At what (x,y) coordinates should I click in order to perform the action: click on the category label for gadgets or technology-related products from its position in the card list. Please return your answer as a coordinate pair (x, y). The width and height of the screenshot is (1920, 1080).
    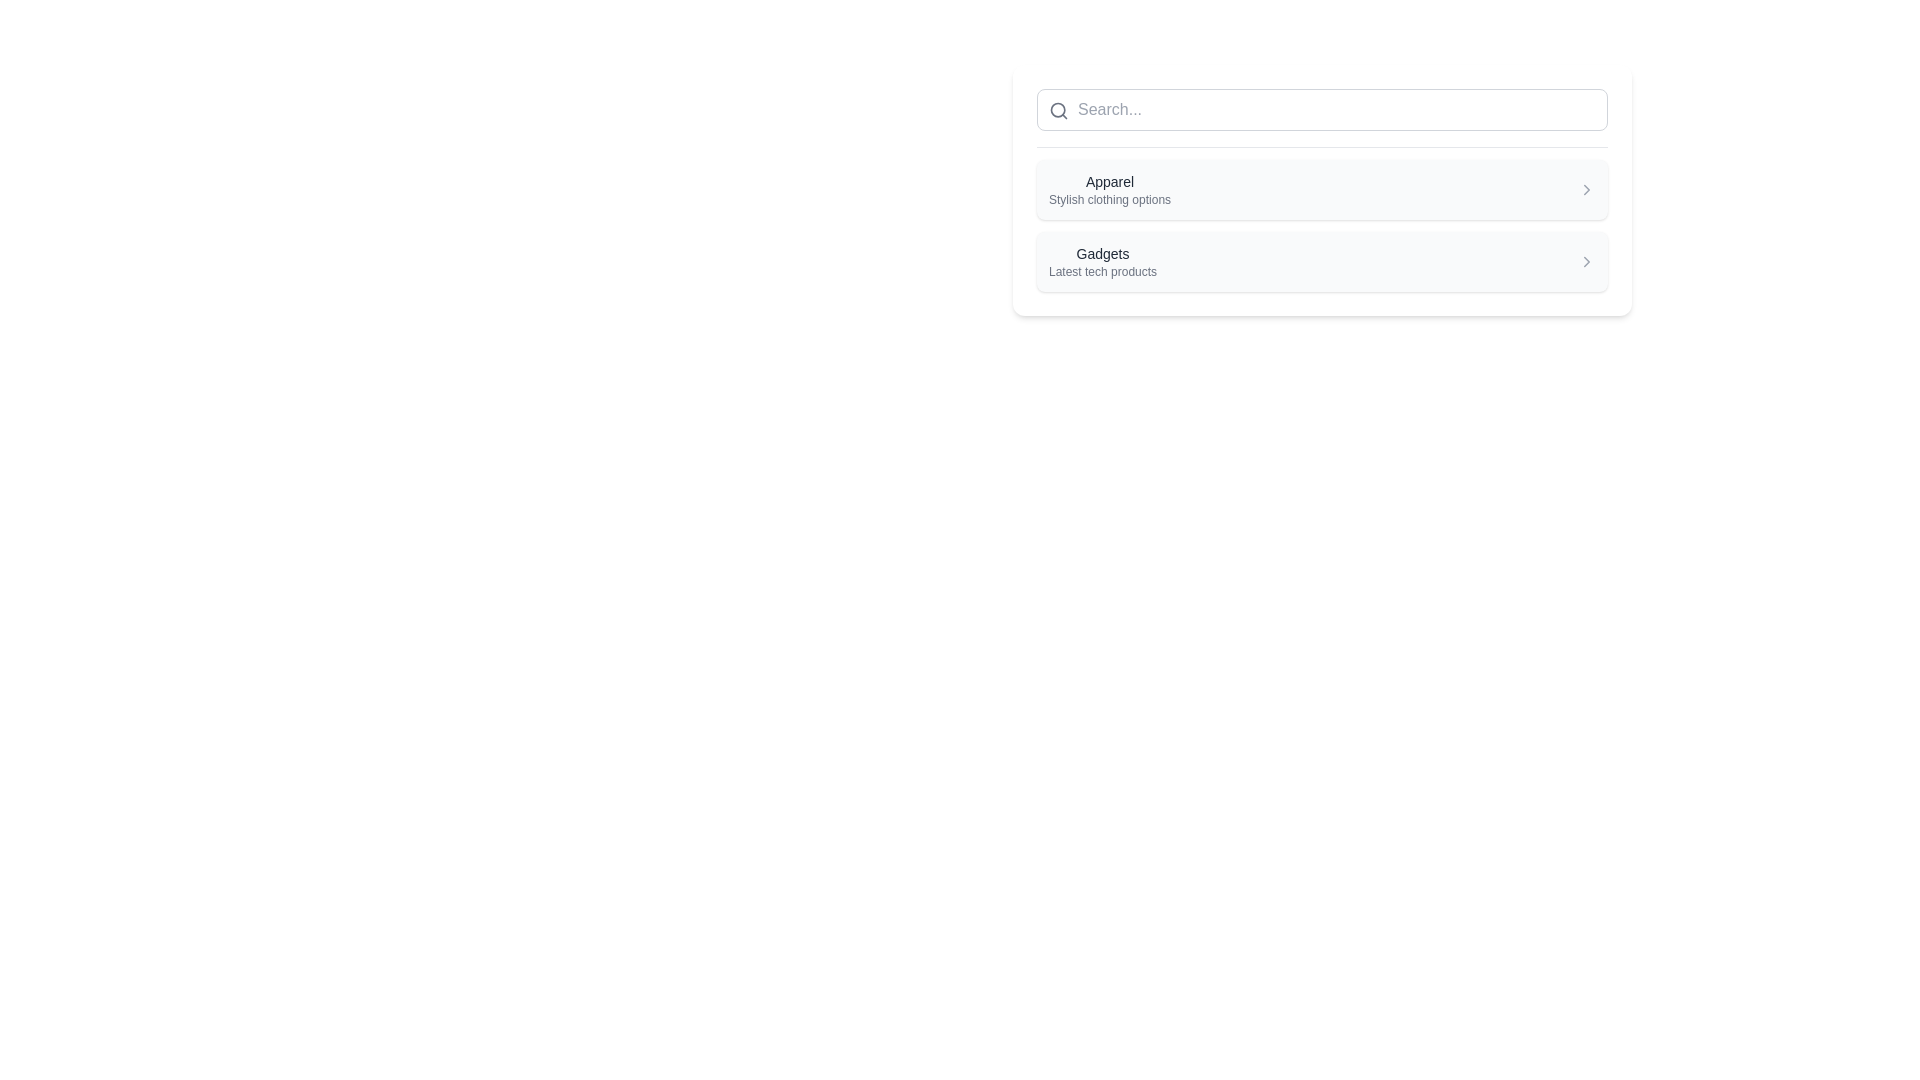
    Looking at the image, I should click on (1102, 261).